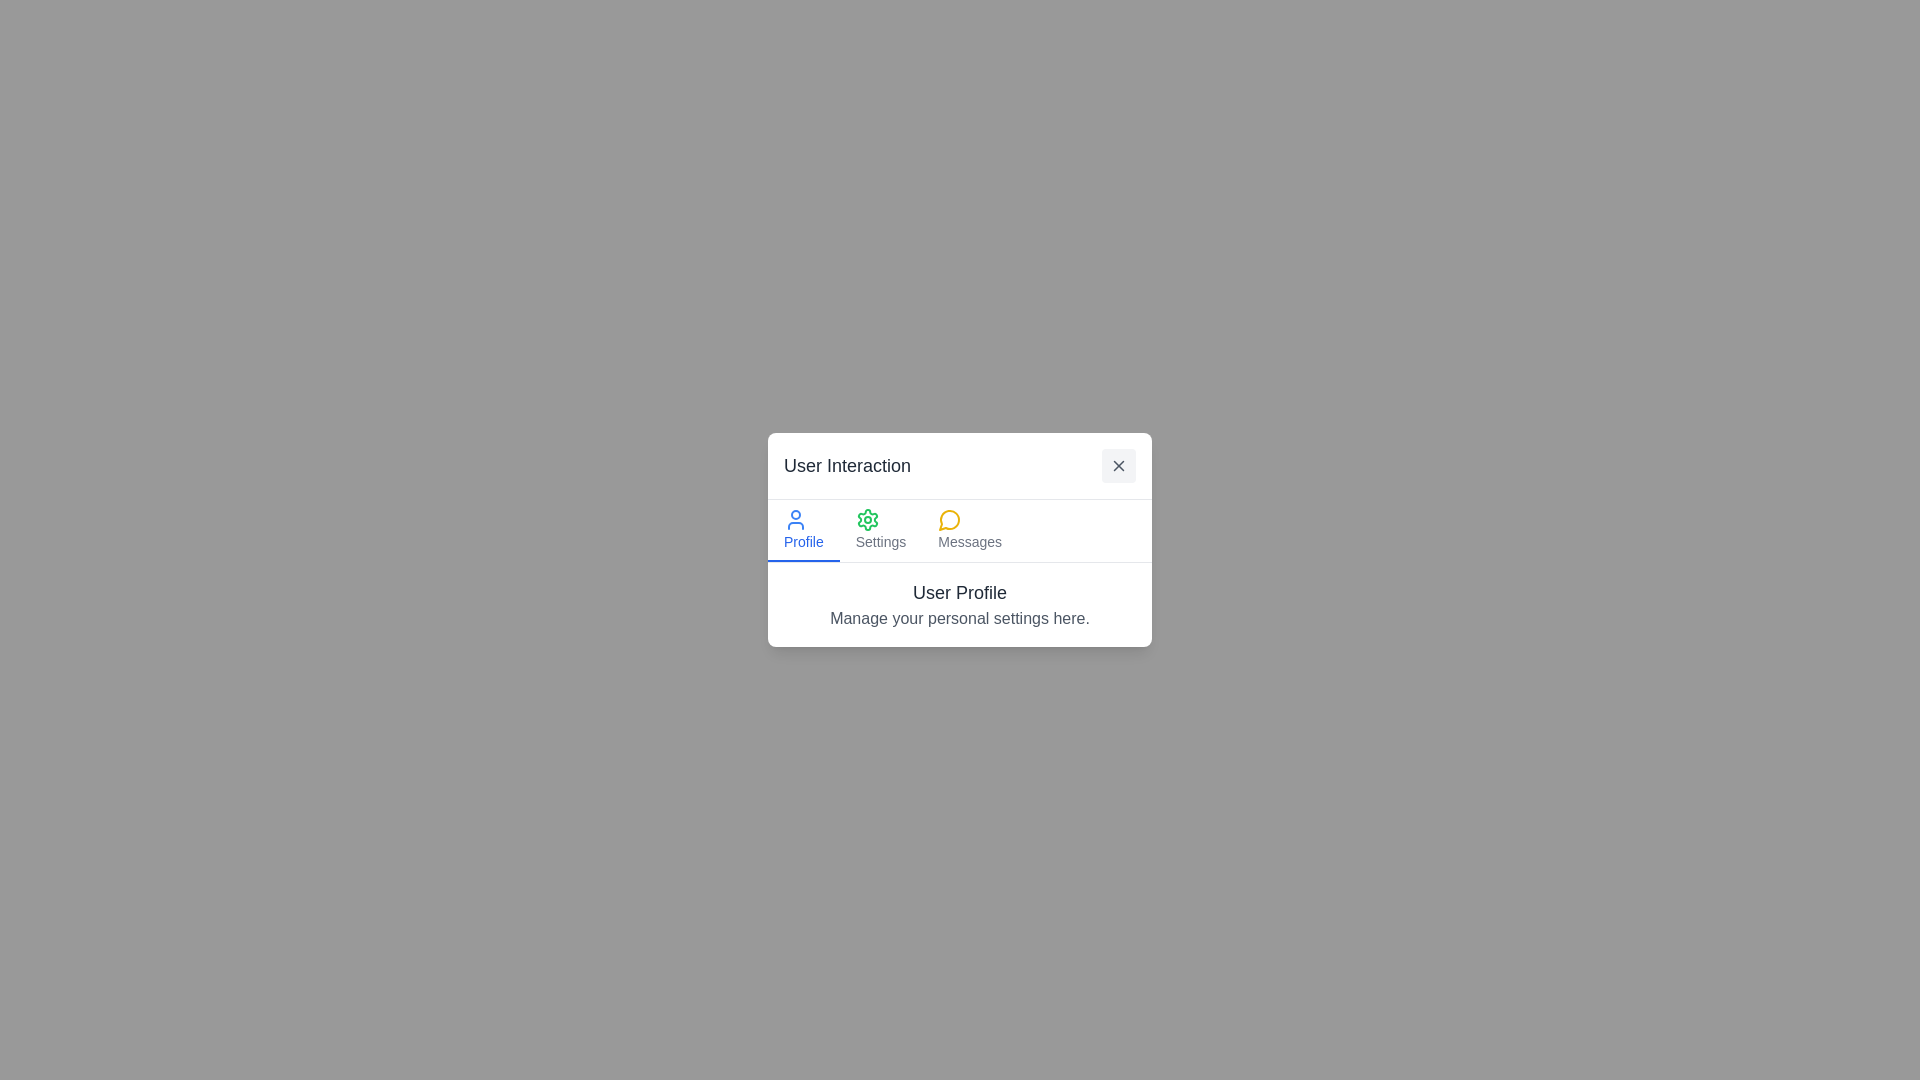 The height and width of the screenshot is (1080, 1920). I want to click on the yellow speech bubble-style icon located near the 'Messages' label to focus on it, so click(948, 519).